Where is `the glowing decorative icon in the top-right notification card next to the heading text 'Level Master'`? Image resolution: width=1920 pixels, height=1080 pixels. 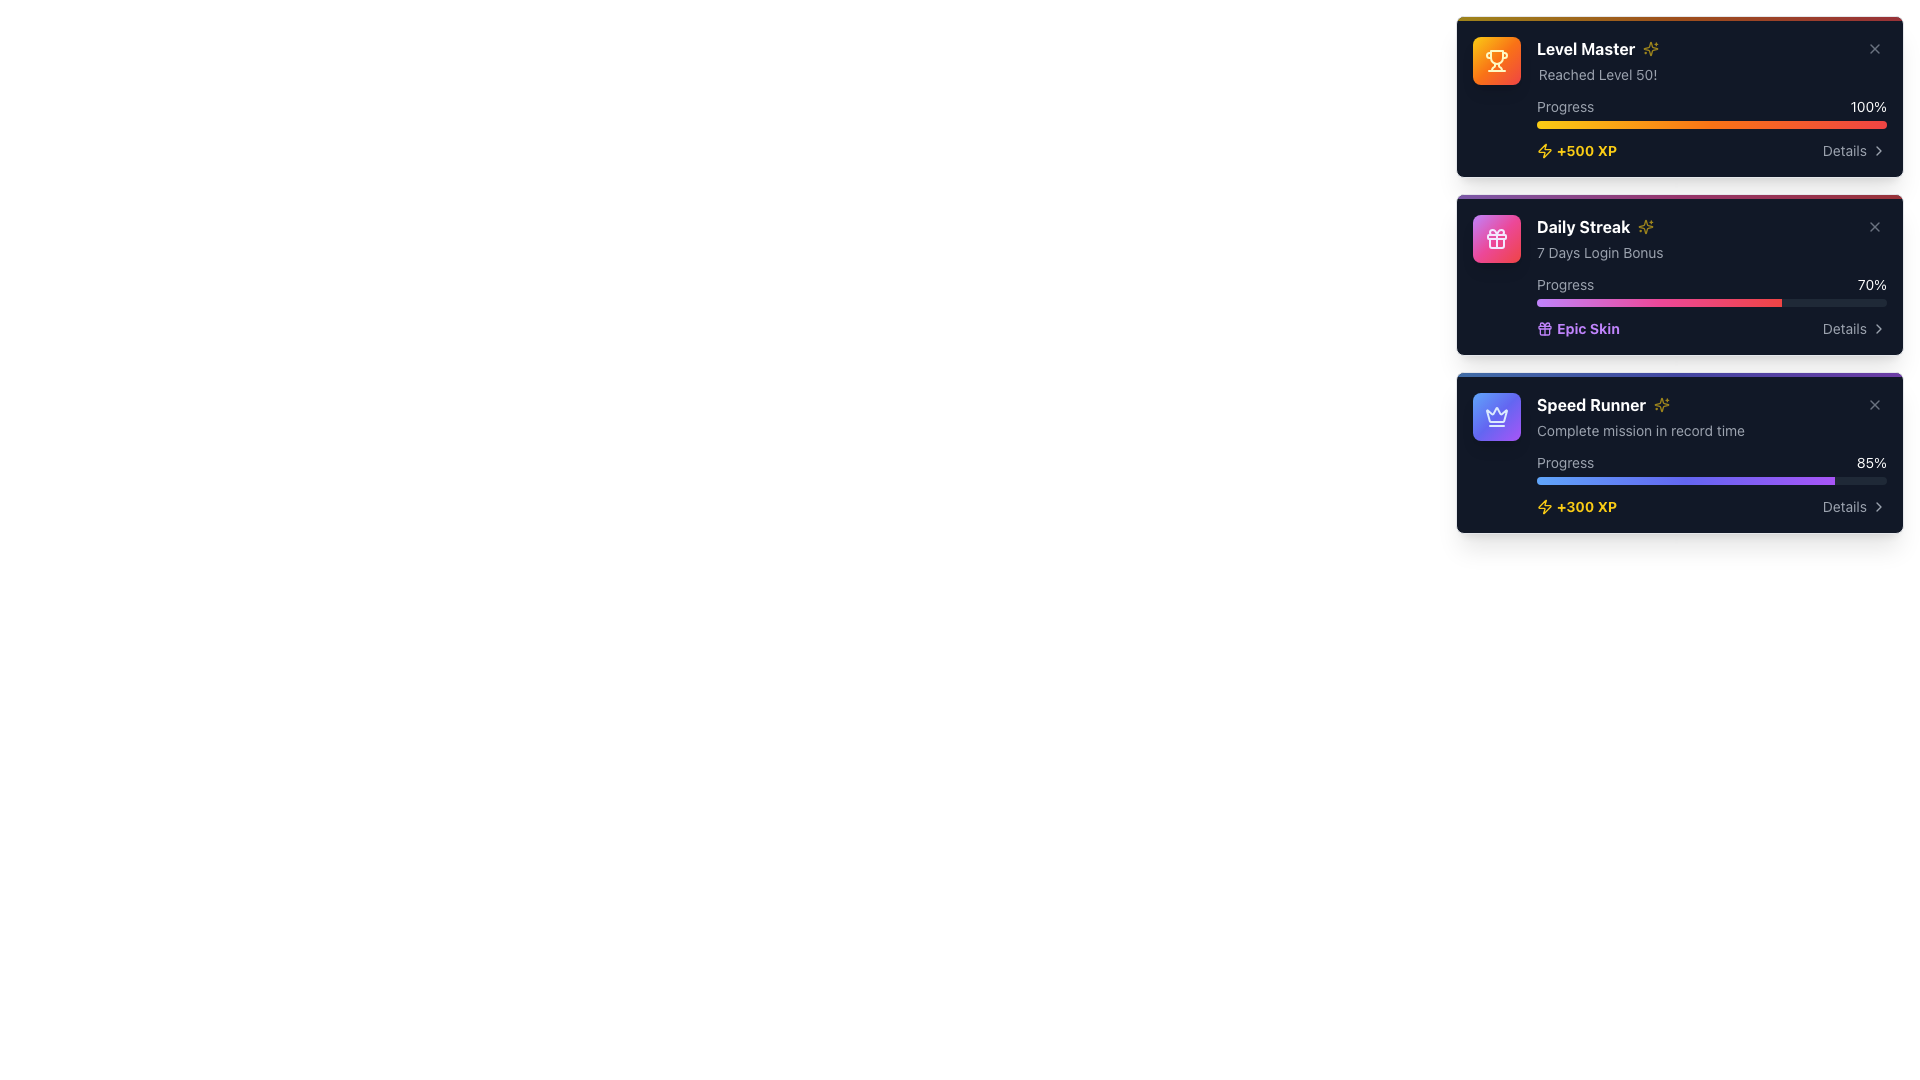
the glowing decorative icon in the top-right notification card next to the heading text 'Level Master' is located at coordinates (1646, 226).